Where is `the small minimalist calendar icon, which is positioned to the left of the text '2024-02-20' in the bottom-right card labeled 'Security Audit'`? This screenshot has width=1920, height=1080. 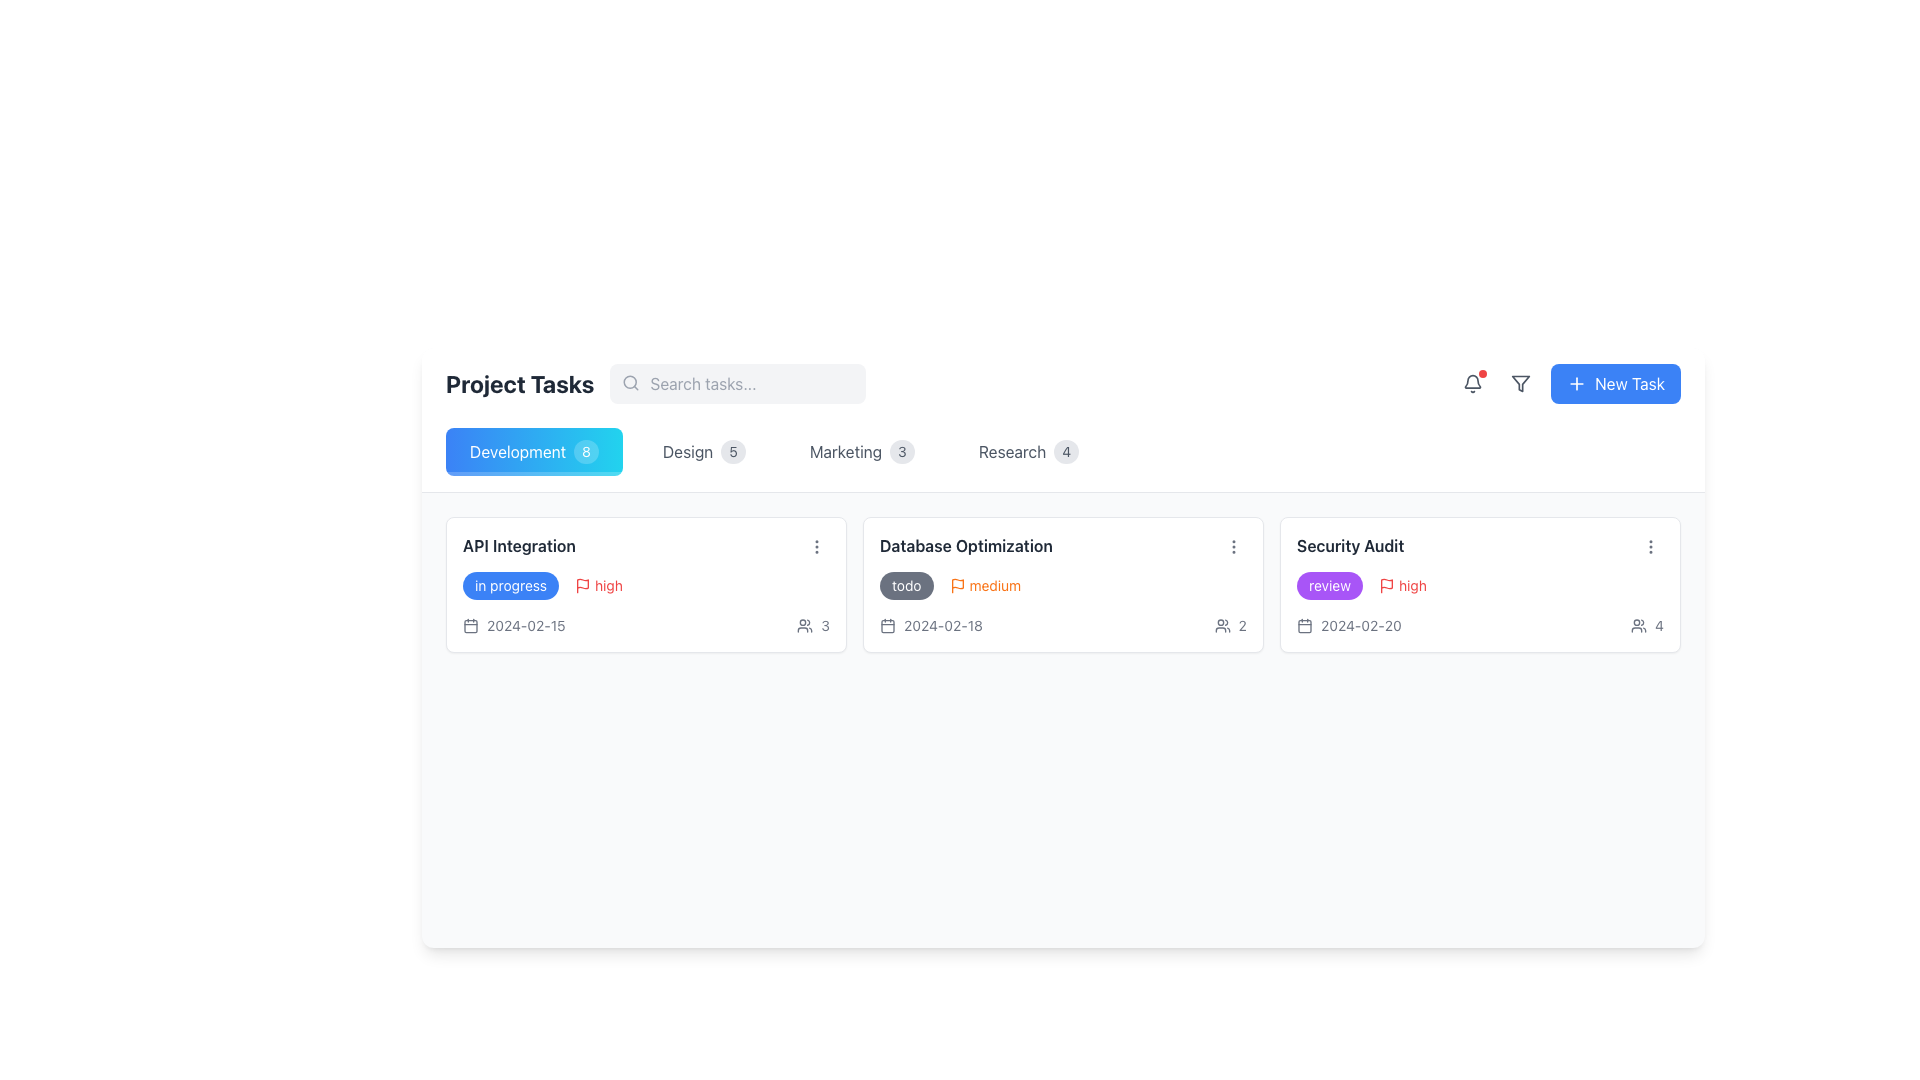
the small minimalist calendar icon, which is positioned to the left of the text '2024-02-20' in the bottom-right card labeled 'Security Audit' is located at coordinates (1305, 624).